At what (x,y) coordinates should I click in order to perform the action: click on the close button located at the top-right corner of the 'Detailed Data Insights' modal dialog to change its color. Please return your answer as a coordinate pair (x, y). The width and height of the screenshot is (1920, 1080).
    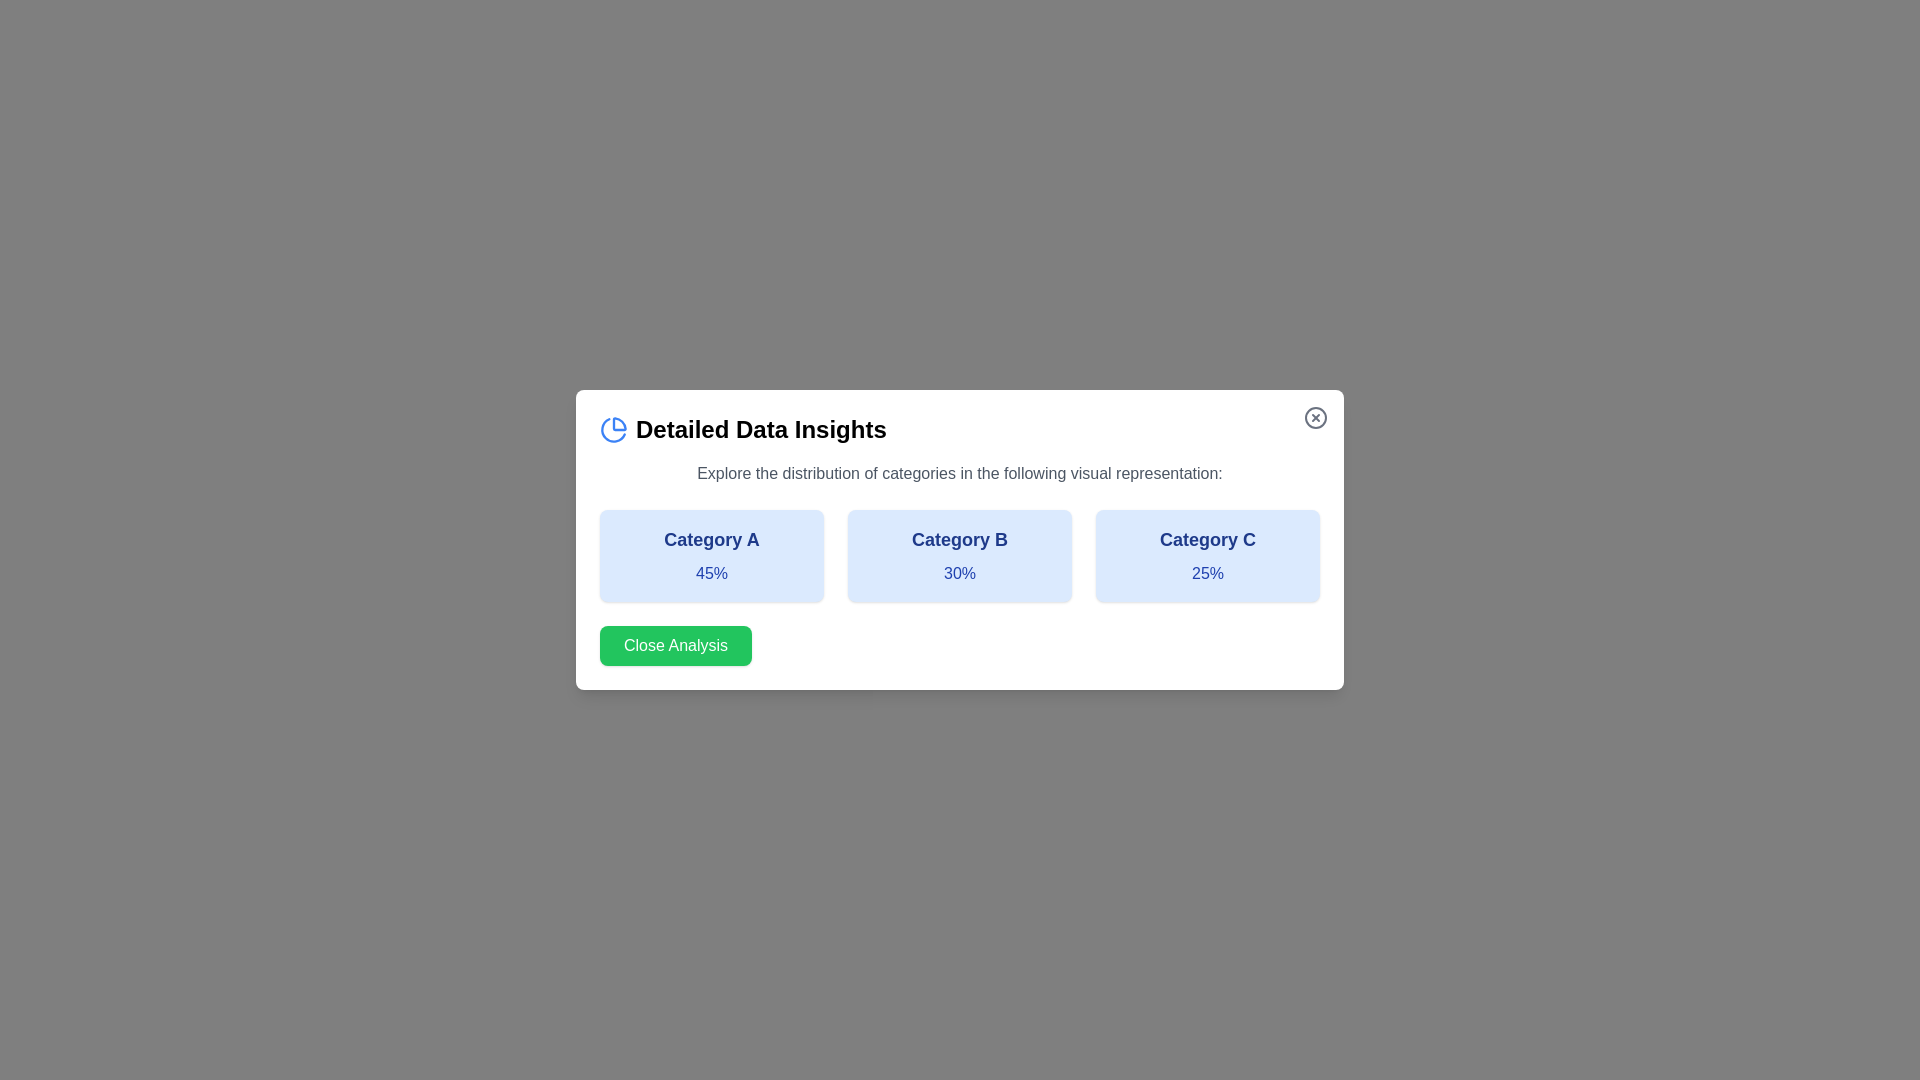
    Looking at the image, I should click on (1315, 416).